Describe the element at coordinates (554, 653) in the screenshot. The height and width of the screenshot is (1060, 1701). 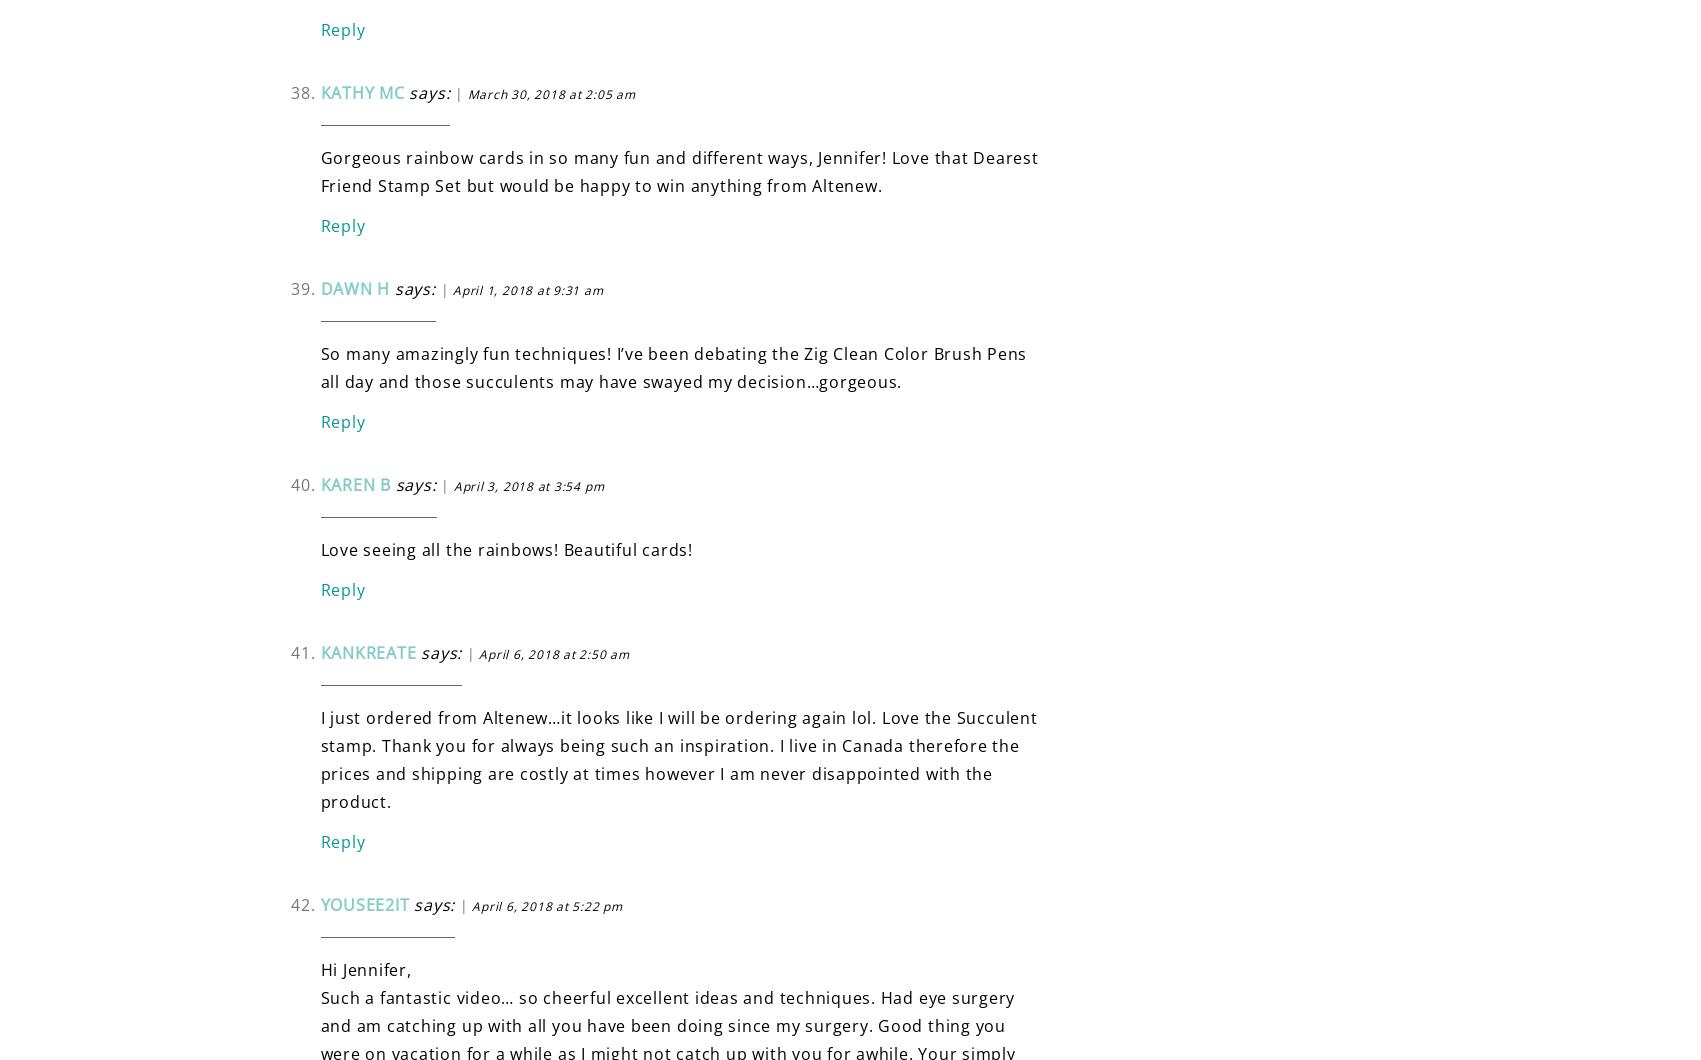
I see `'April 6, 2018 at 2:50 am'` at that location.